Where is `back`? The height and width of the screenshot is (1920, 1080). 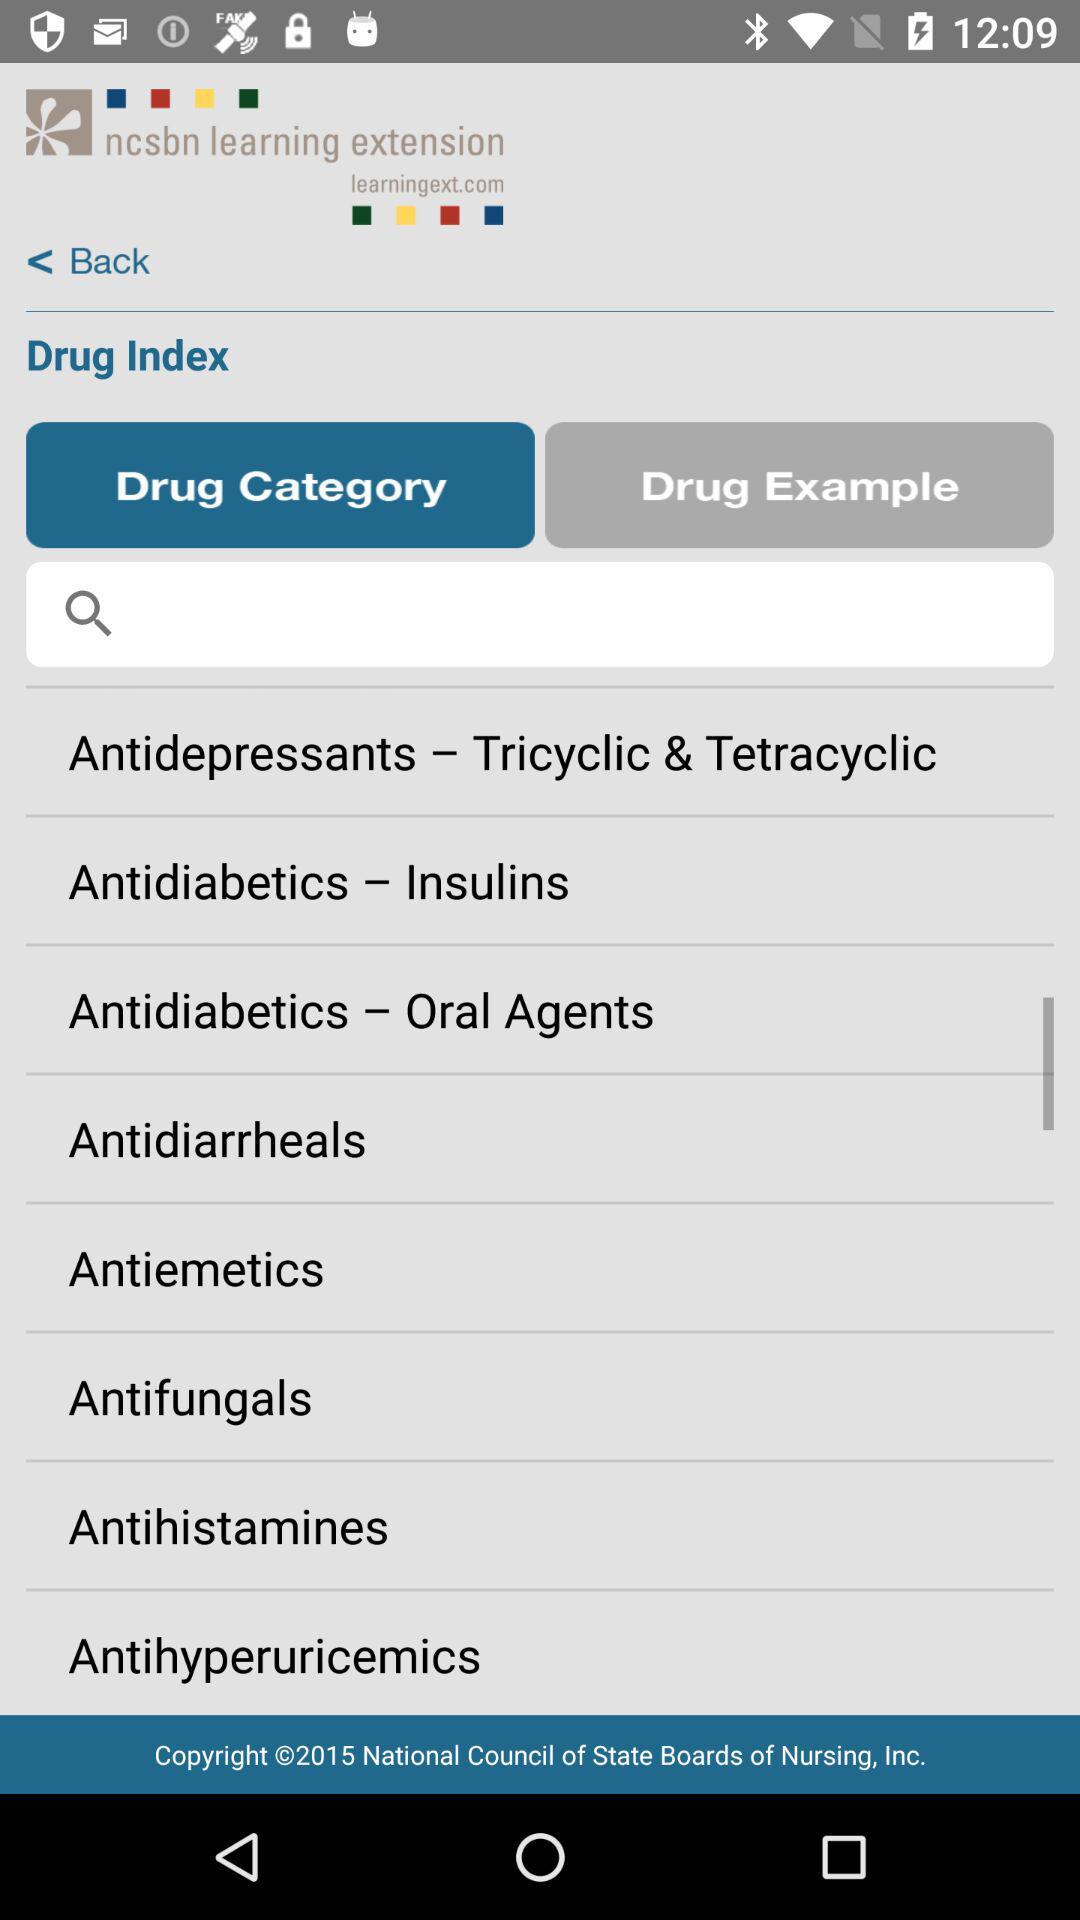 back is located at coordinates (87, 261).